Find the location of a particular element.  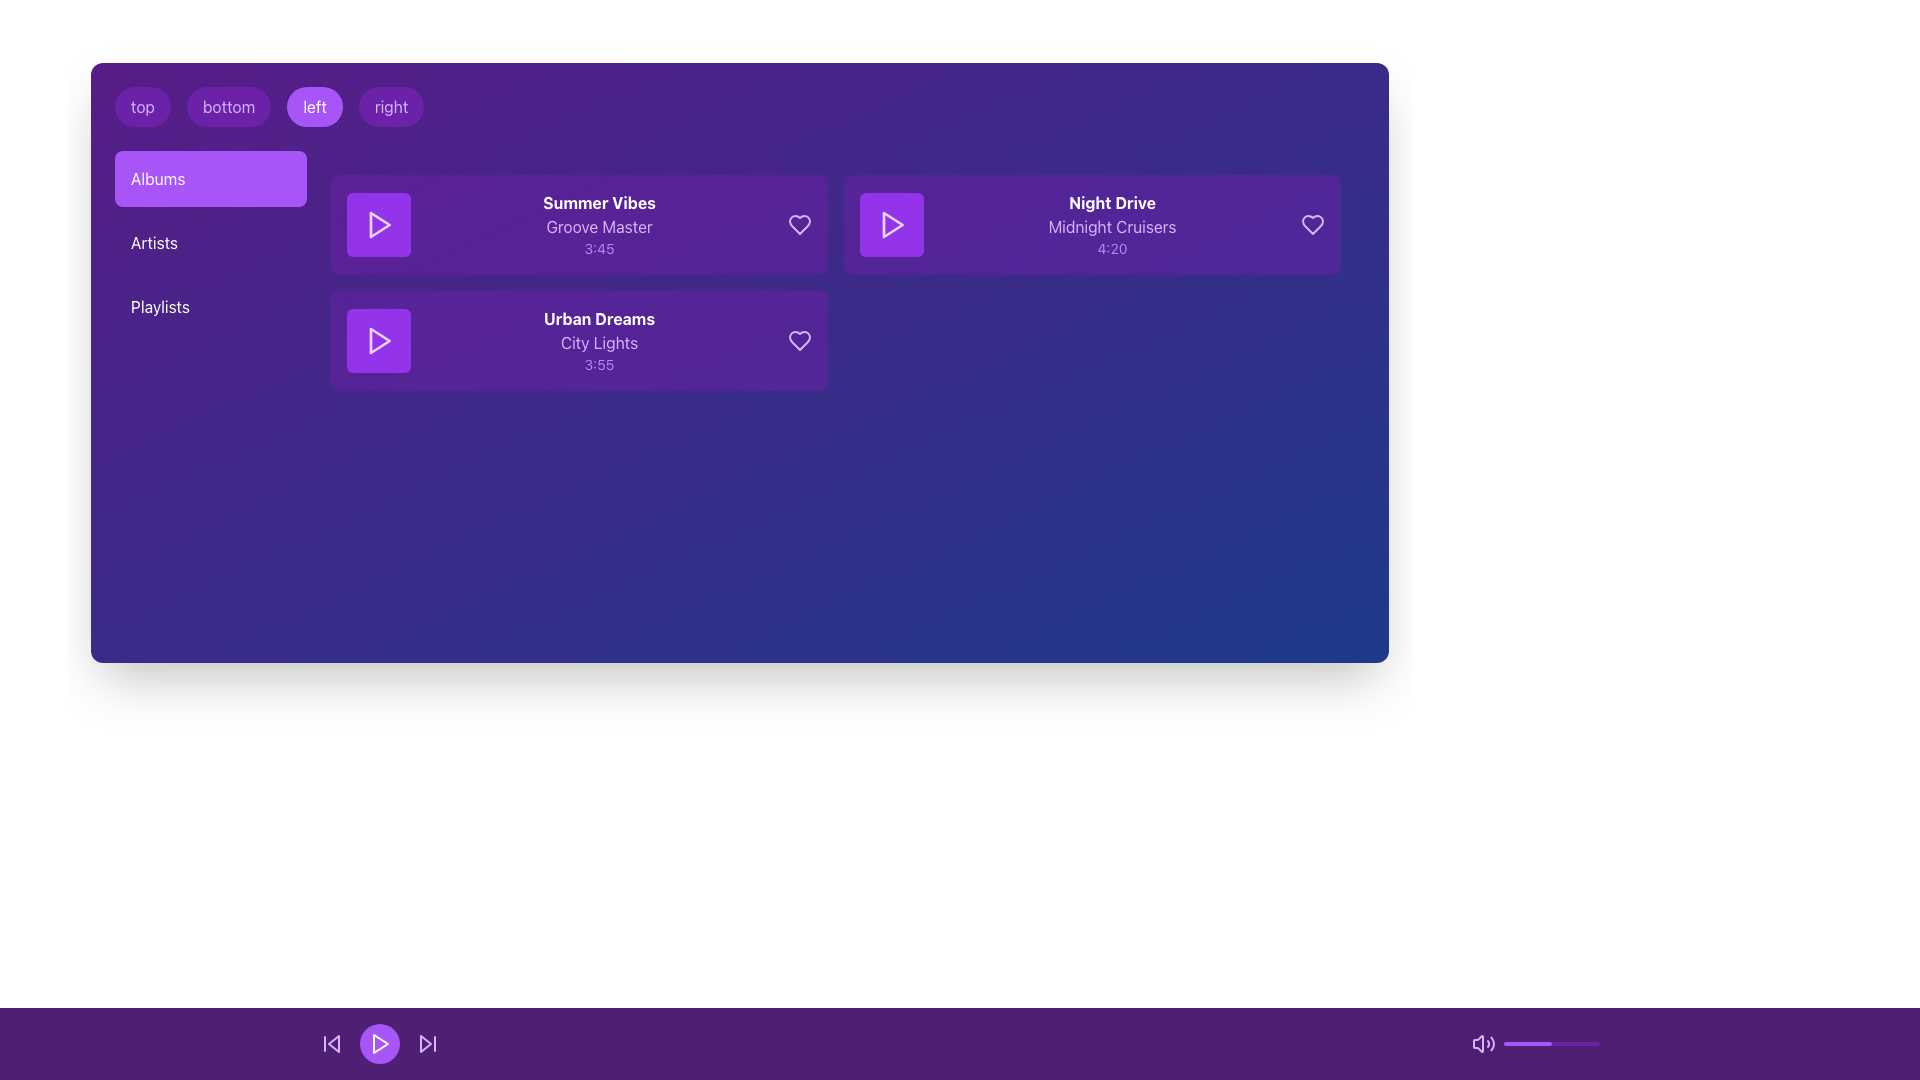

the small triangular purple play button located in the first row of the 'Albums' list is located at coordinates (380, 224).